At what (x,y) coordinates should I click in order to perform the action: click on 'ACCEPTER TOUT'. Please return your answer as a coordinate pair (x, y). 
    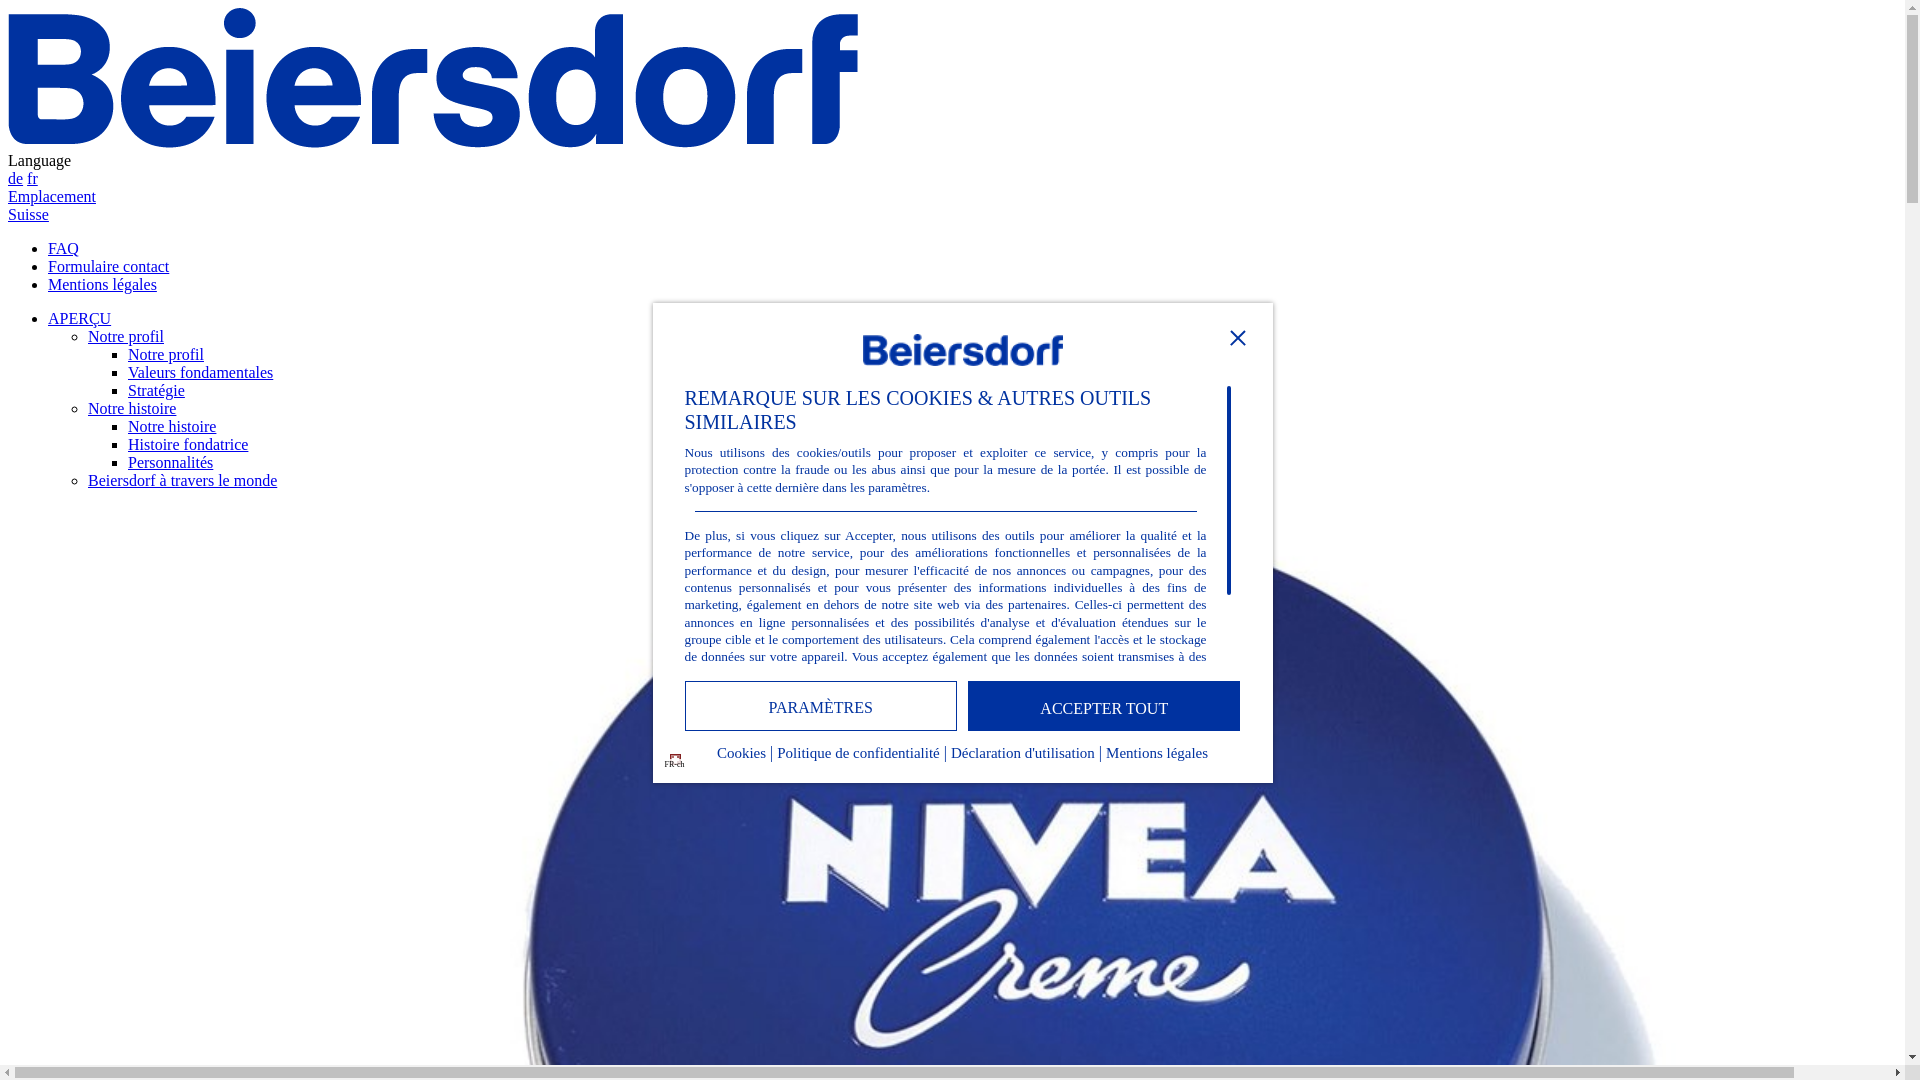
    Looking at the image, I should click on (1103, 704).